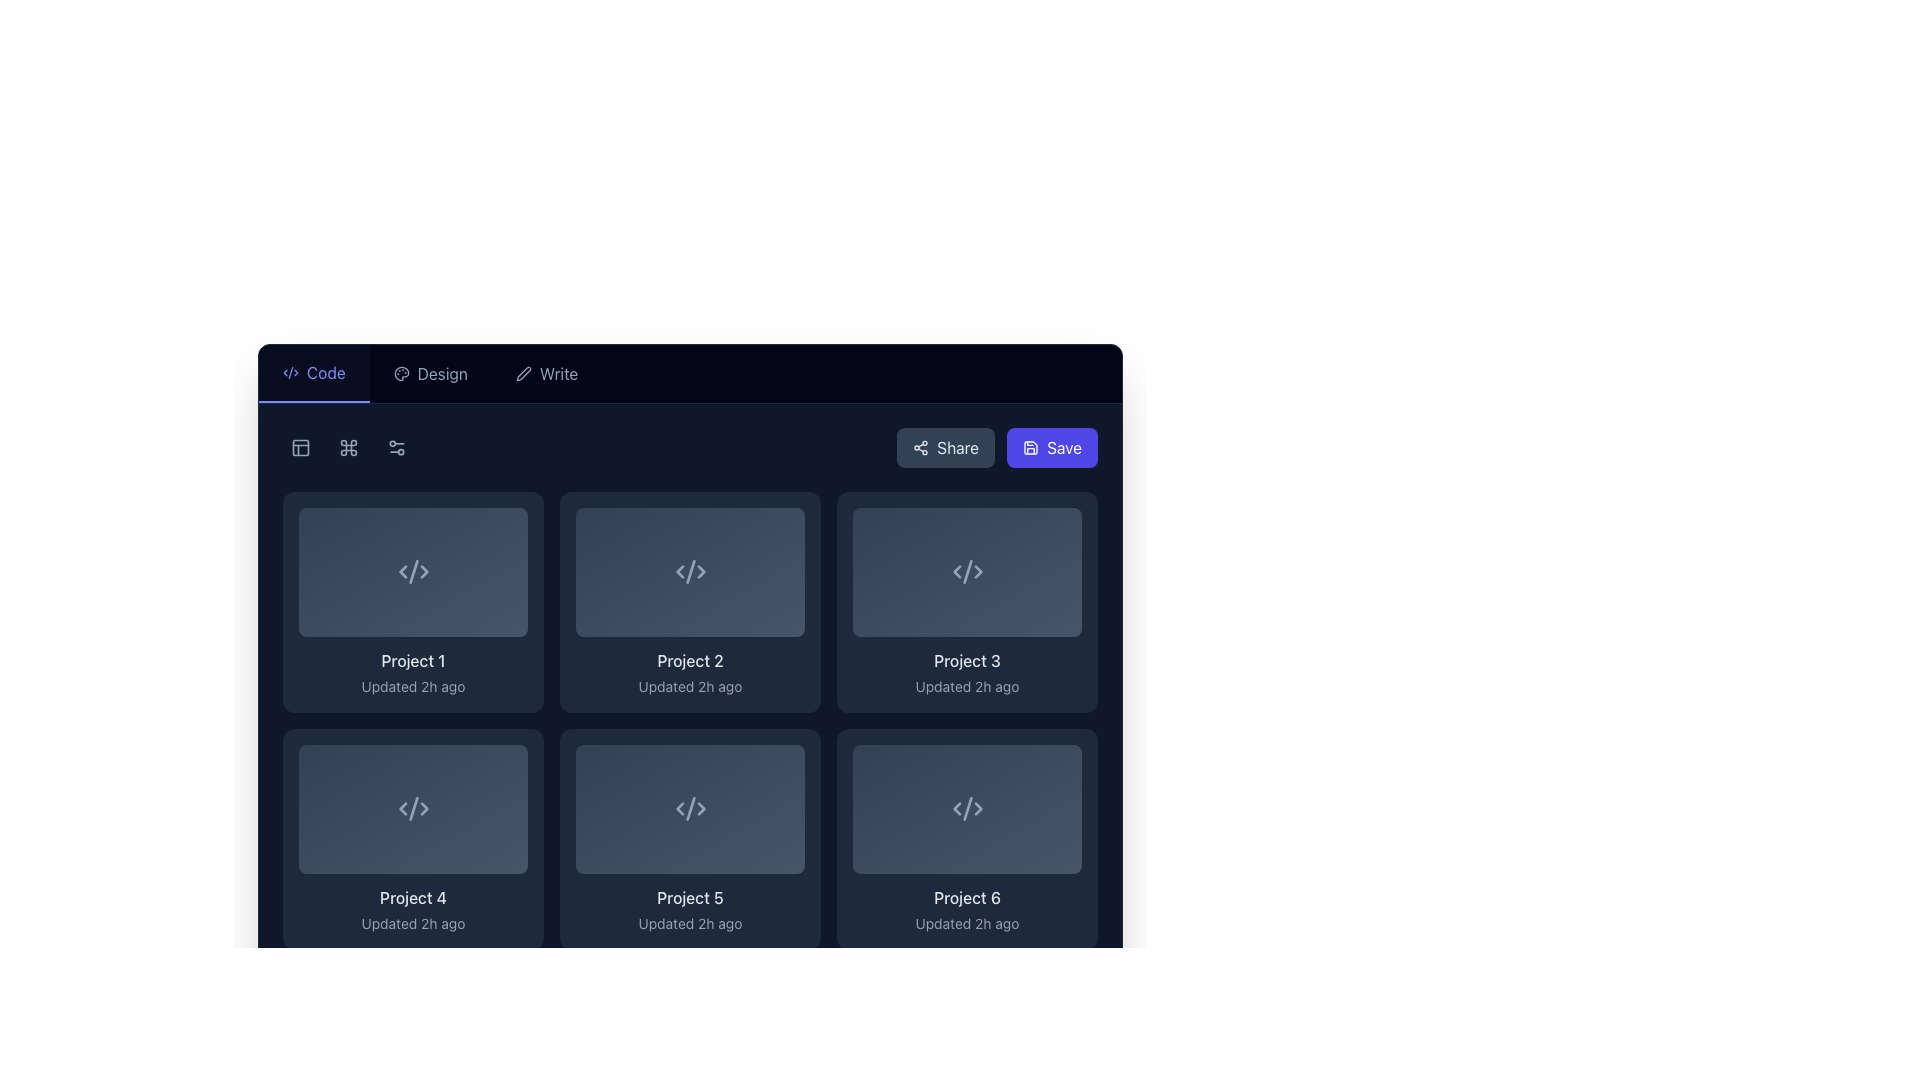 The width and height of the screenshot is (1920, 1080). Describe the element at coordinates (690, 923) in the screenshot. I see `text label displaying 'Updated 2h ago' located below the heading 'Project 5' within the card component` at that location.